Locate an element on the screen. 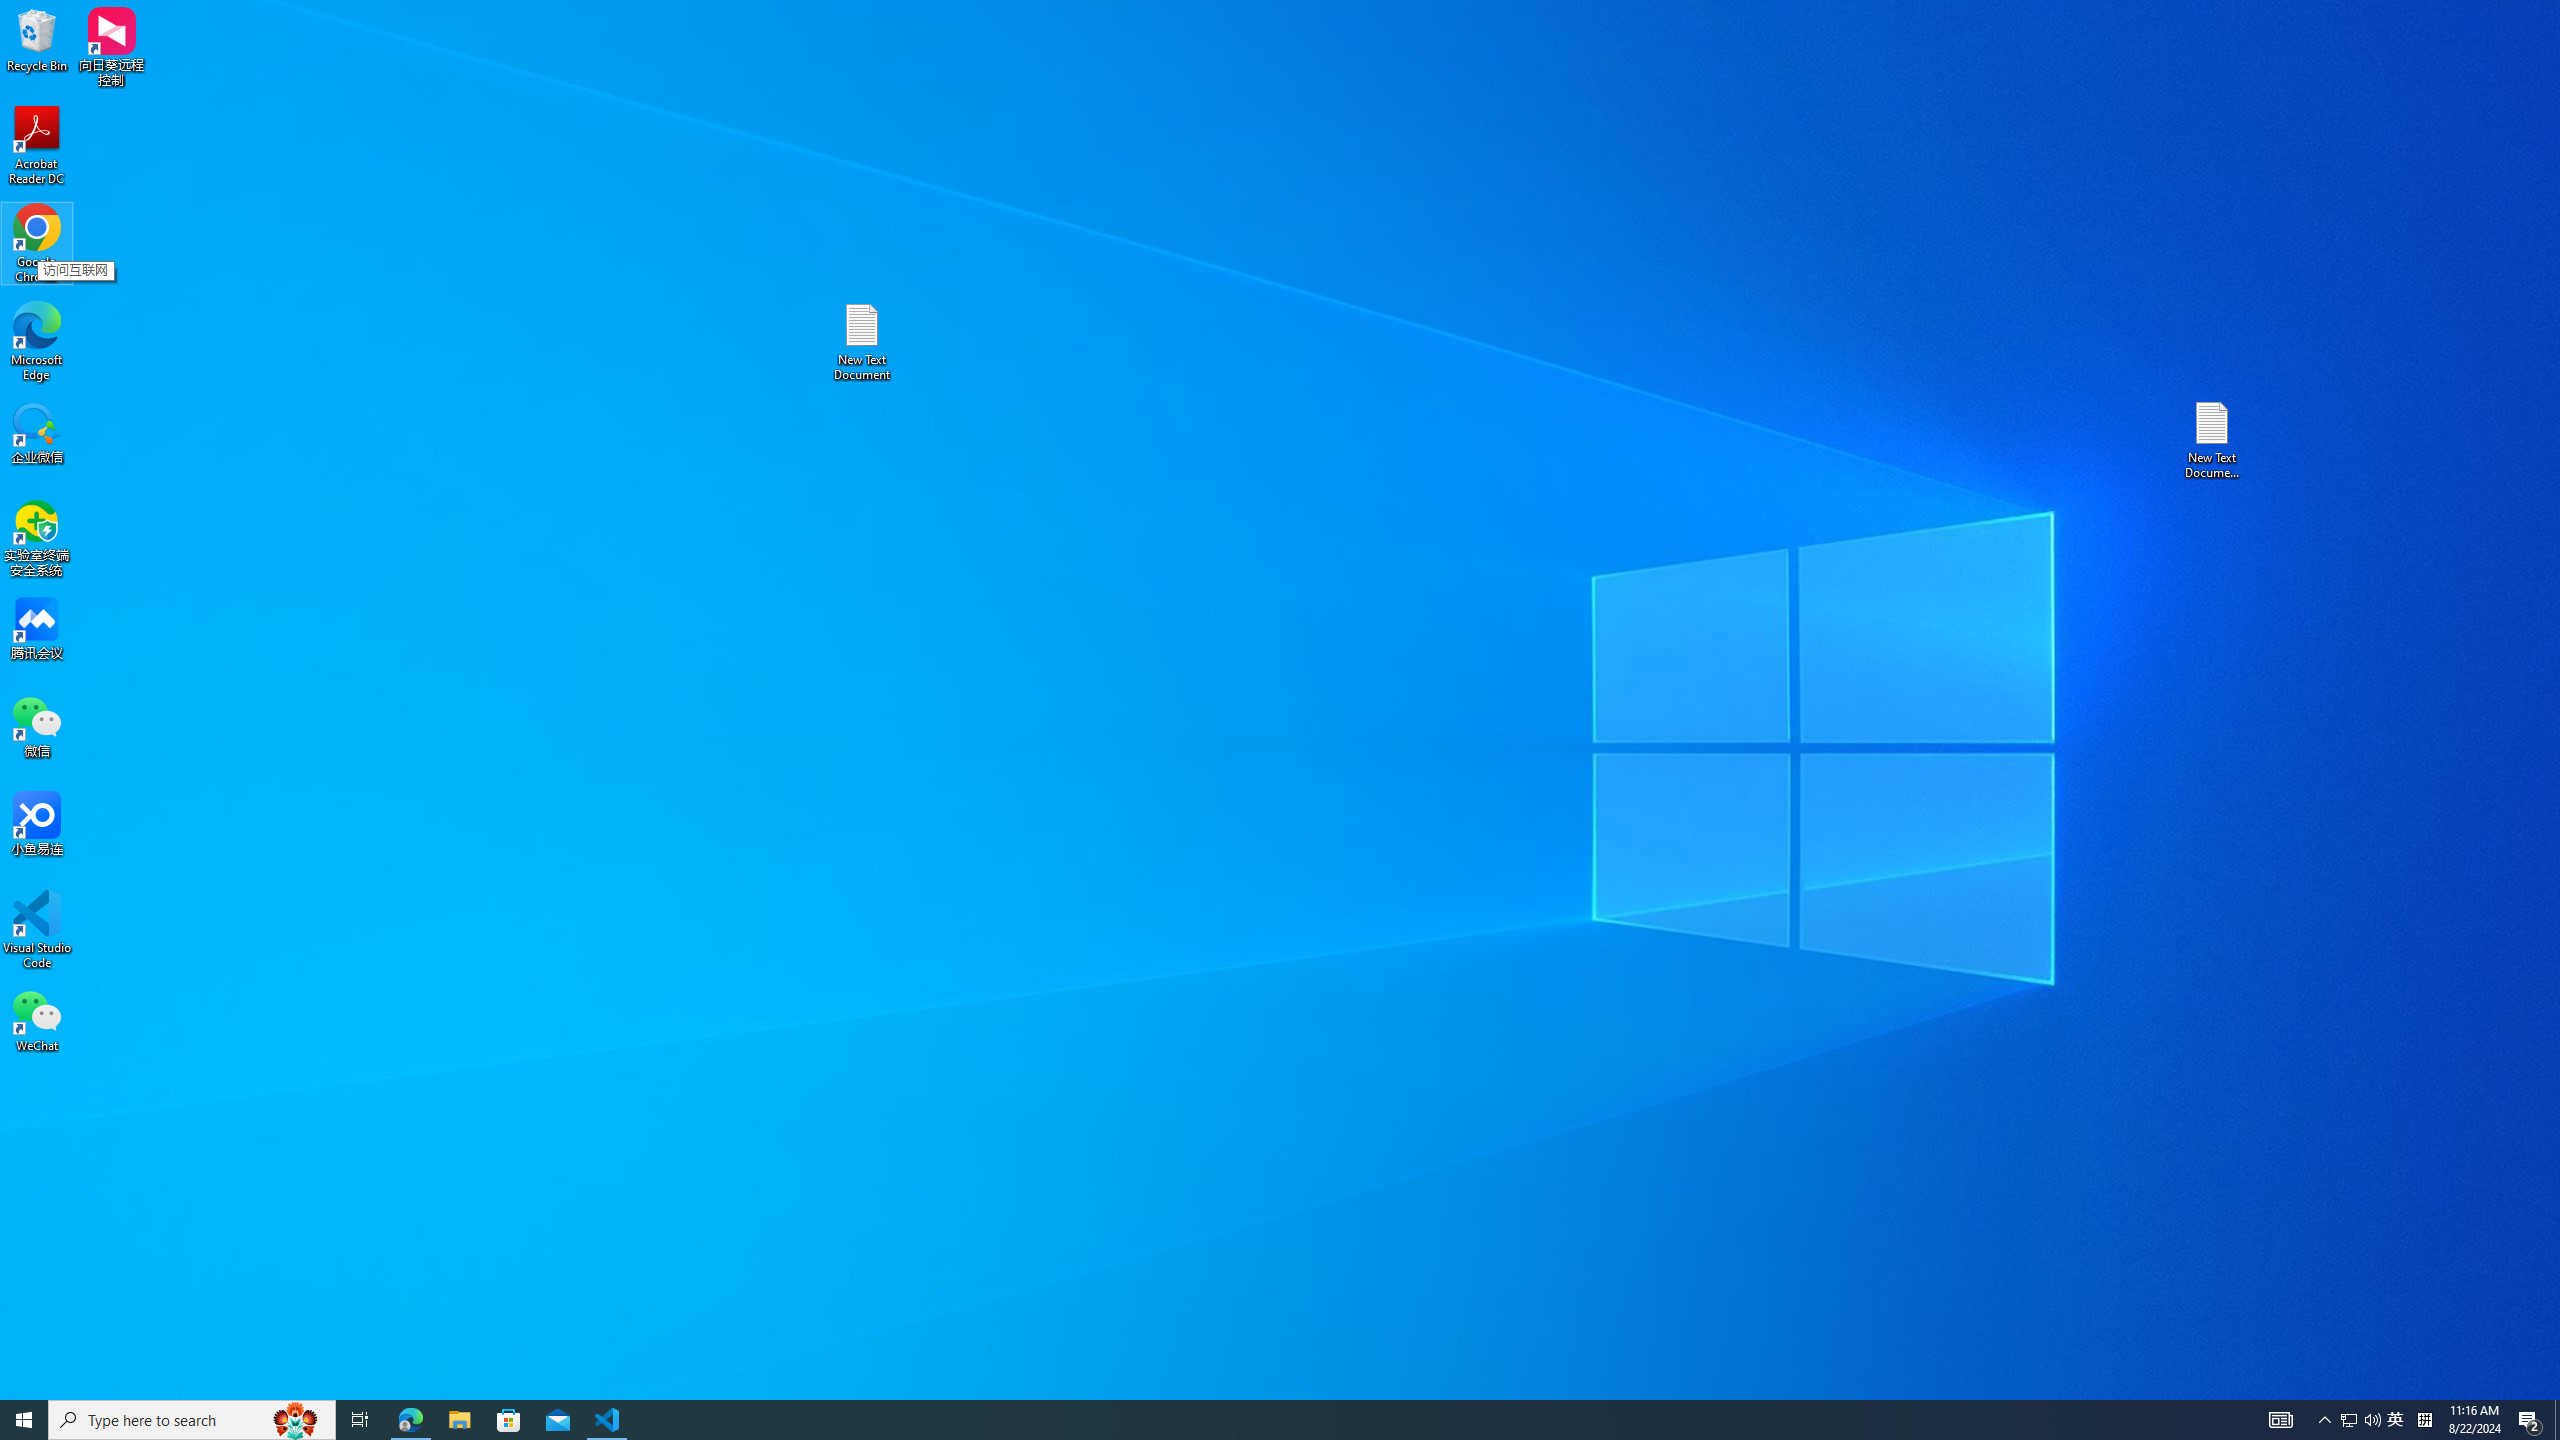  'File Explorer' is located at coordinates (458, 1418).